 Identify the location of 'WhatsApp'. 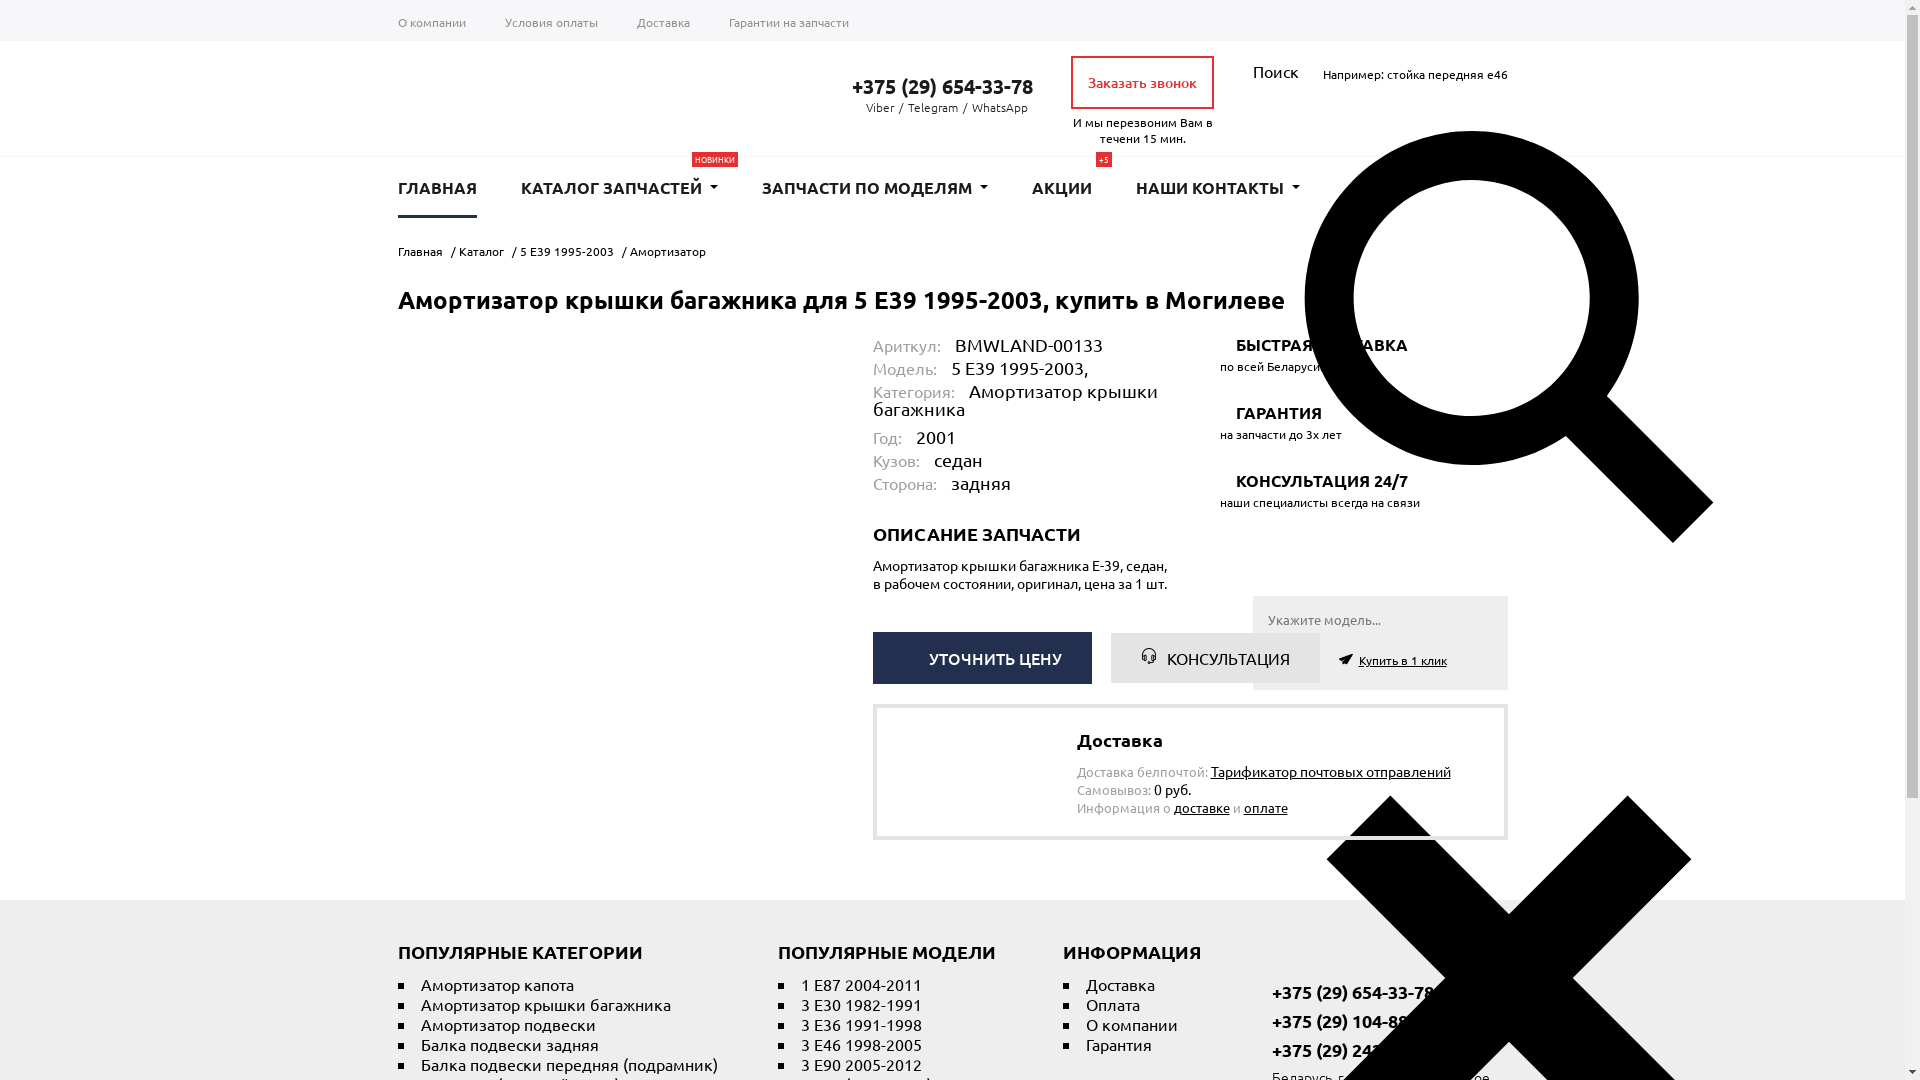
(999, 107).